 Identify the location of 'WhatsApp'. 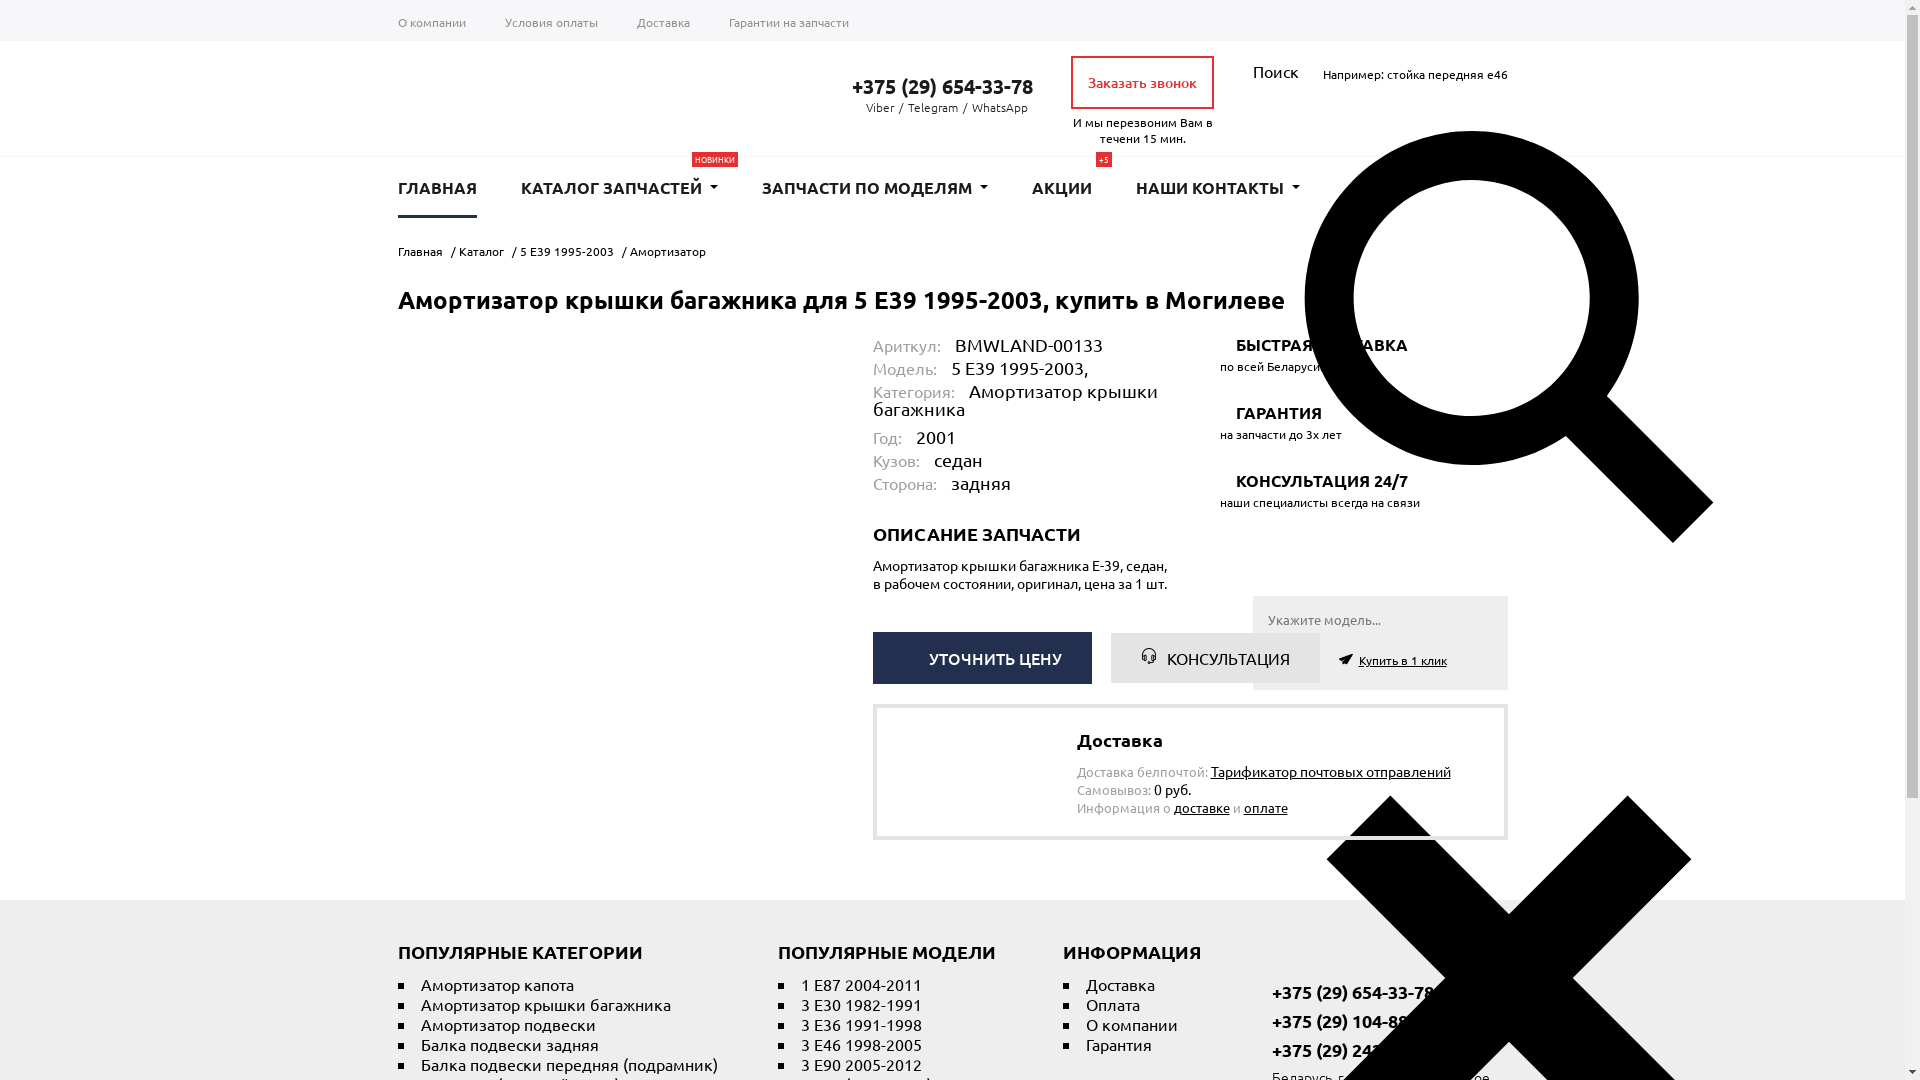
(999, 107).